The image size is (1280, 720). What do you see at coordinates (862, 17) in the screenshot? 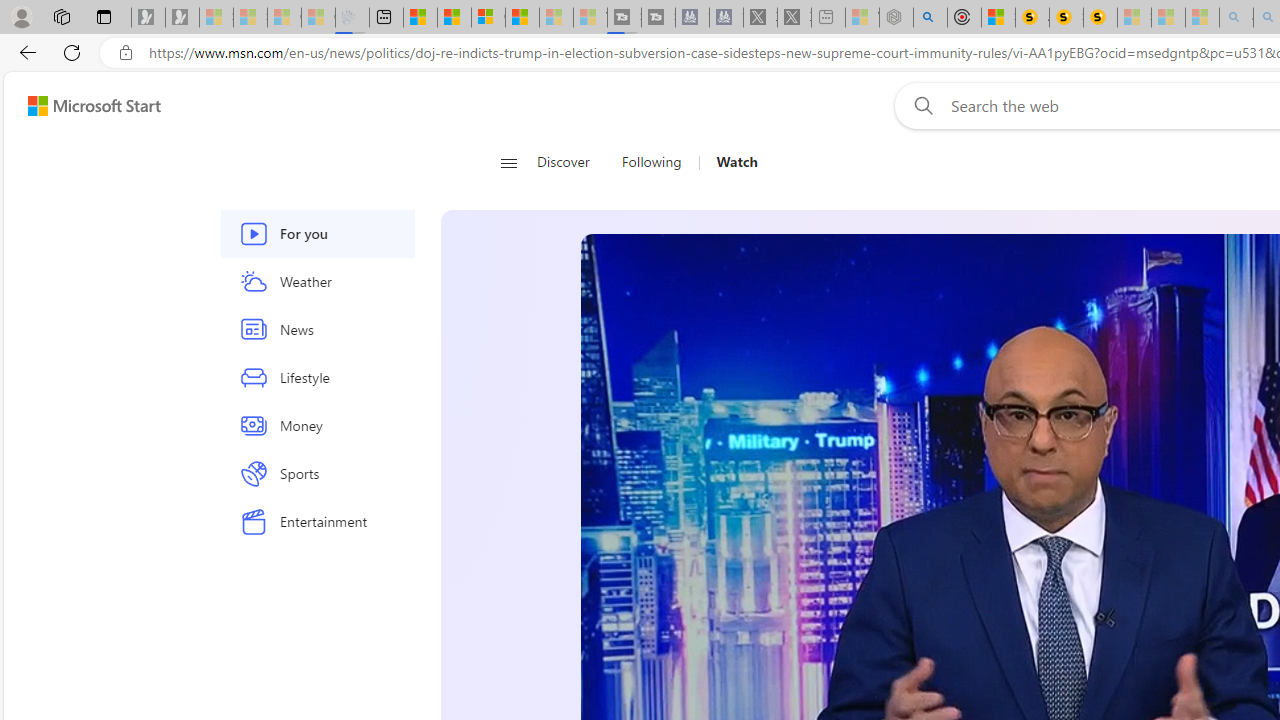
I see `'Wildlife - MSN - Sleeping'` at bounding box center [862, 17].